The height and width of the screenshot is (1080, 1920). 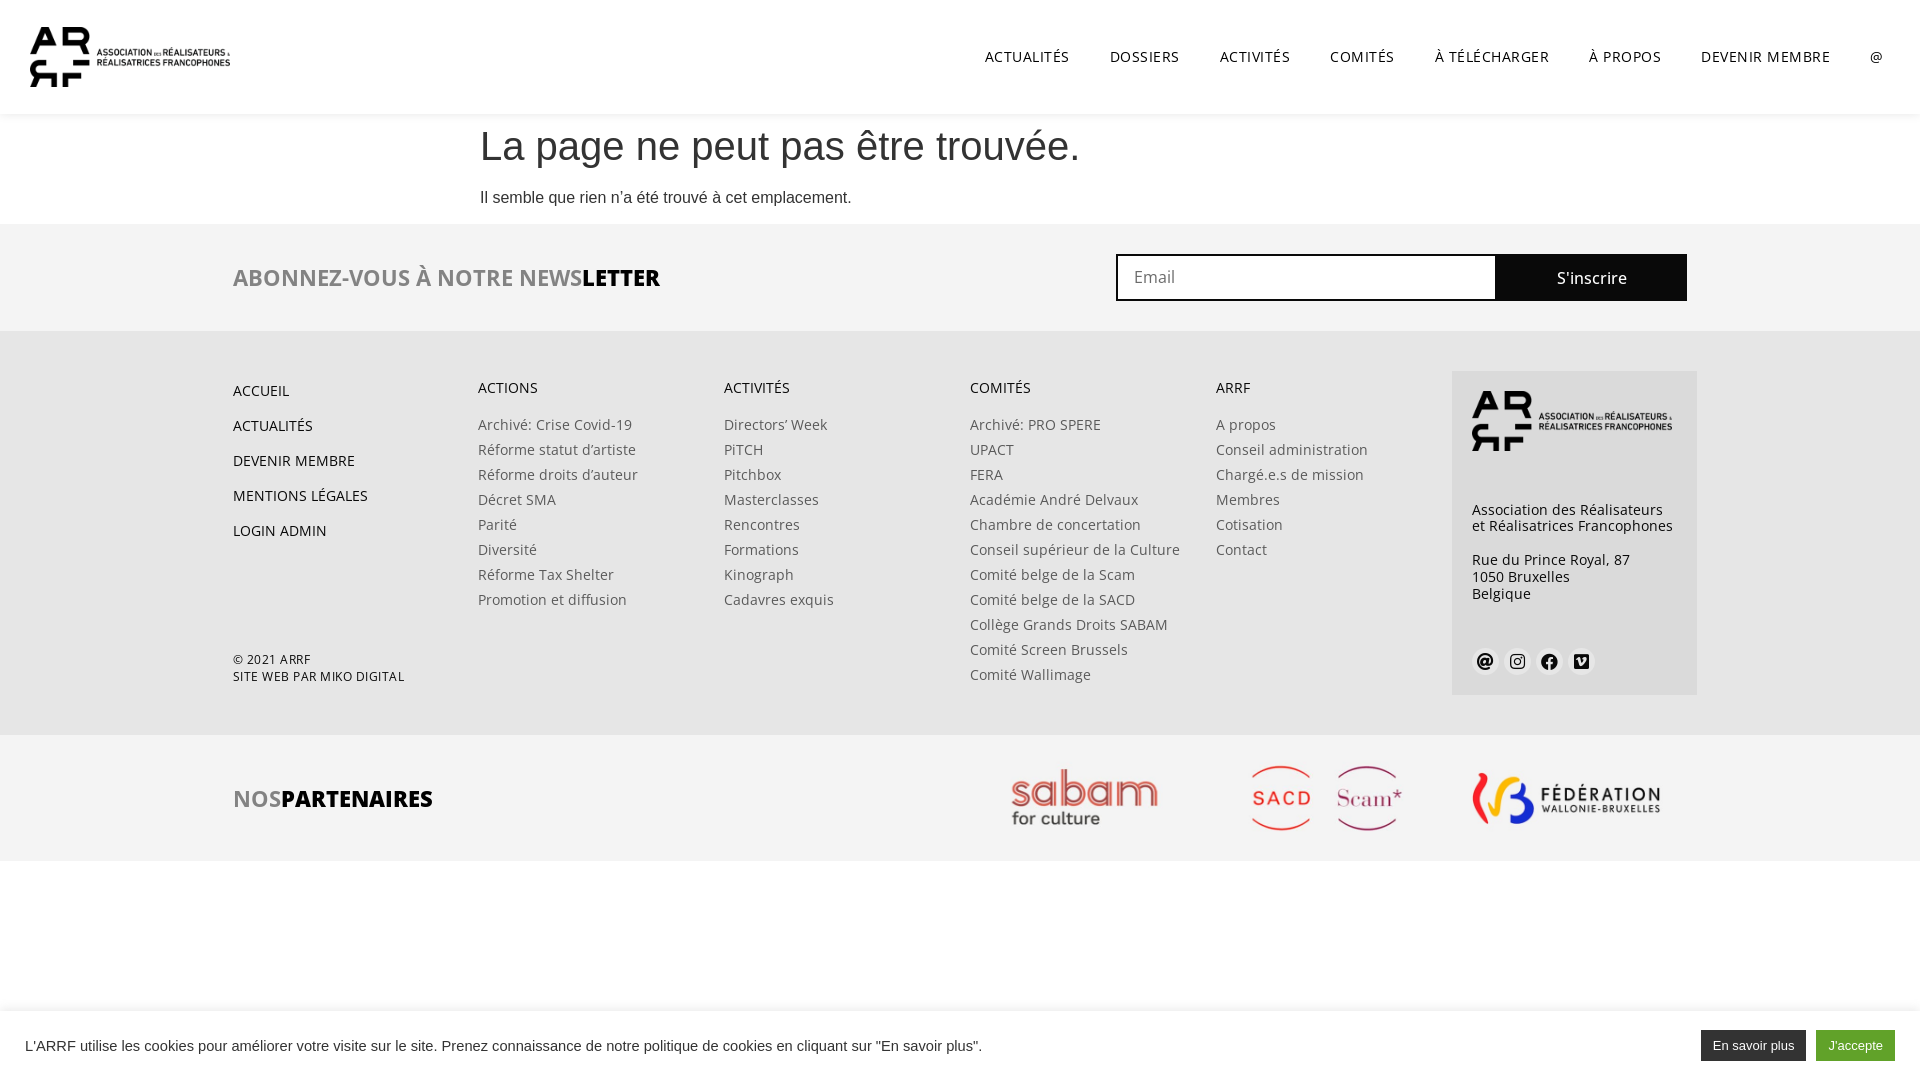 What do you see at coordinates (836, 474) in the screenshot?
I see `'Pitchbox'` at bounding box center [836, 474].